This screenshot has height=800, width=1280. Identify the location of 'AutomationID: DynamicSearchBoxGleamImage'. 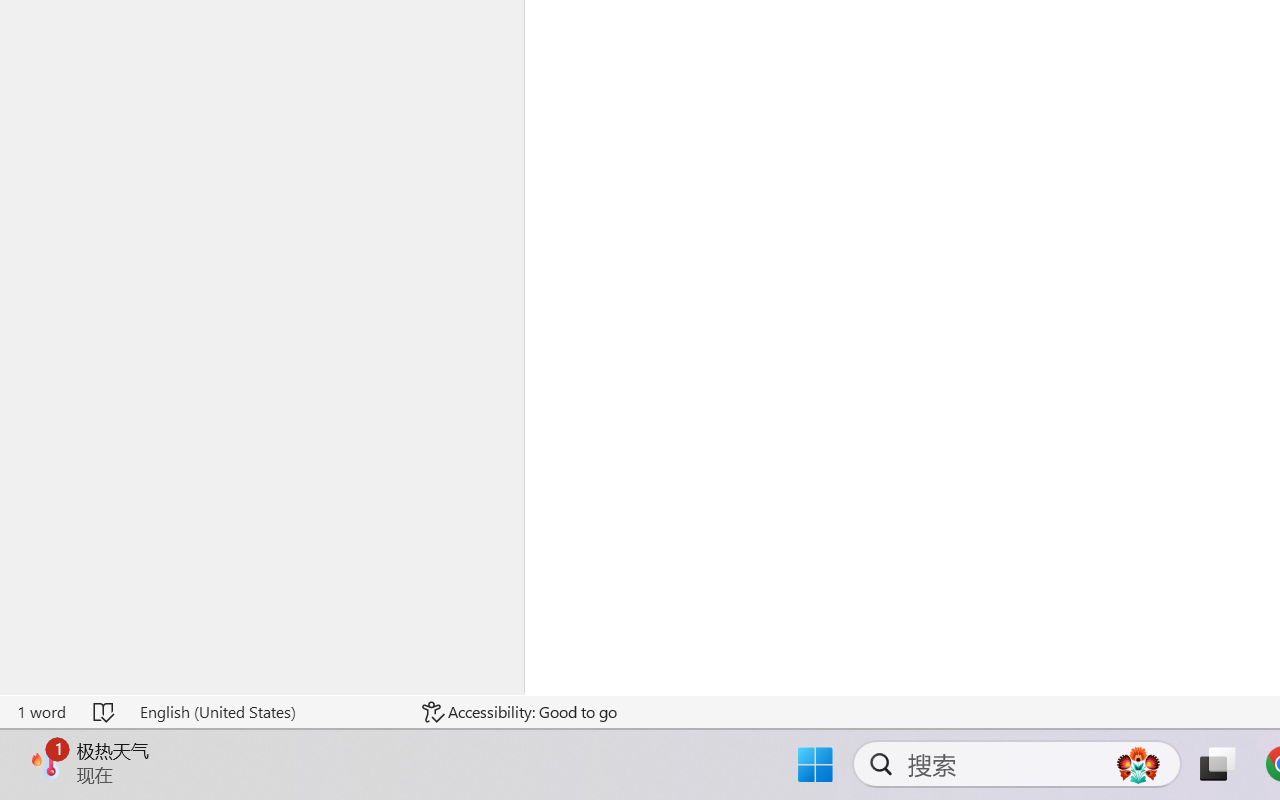
(1138, 764).